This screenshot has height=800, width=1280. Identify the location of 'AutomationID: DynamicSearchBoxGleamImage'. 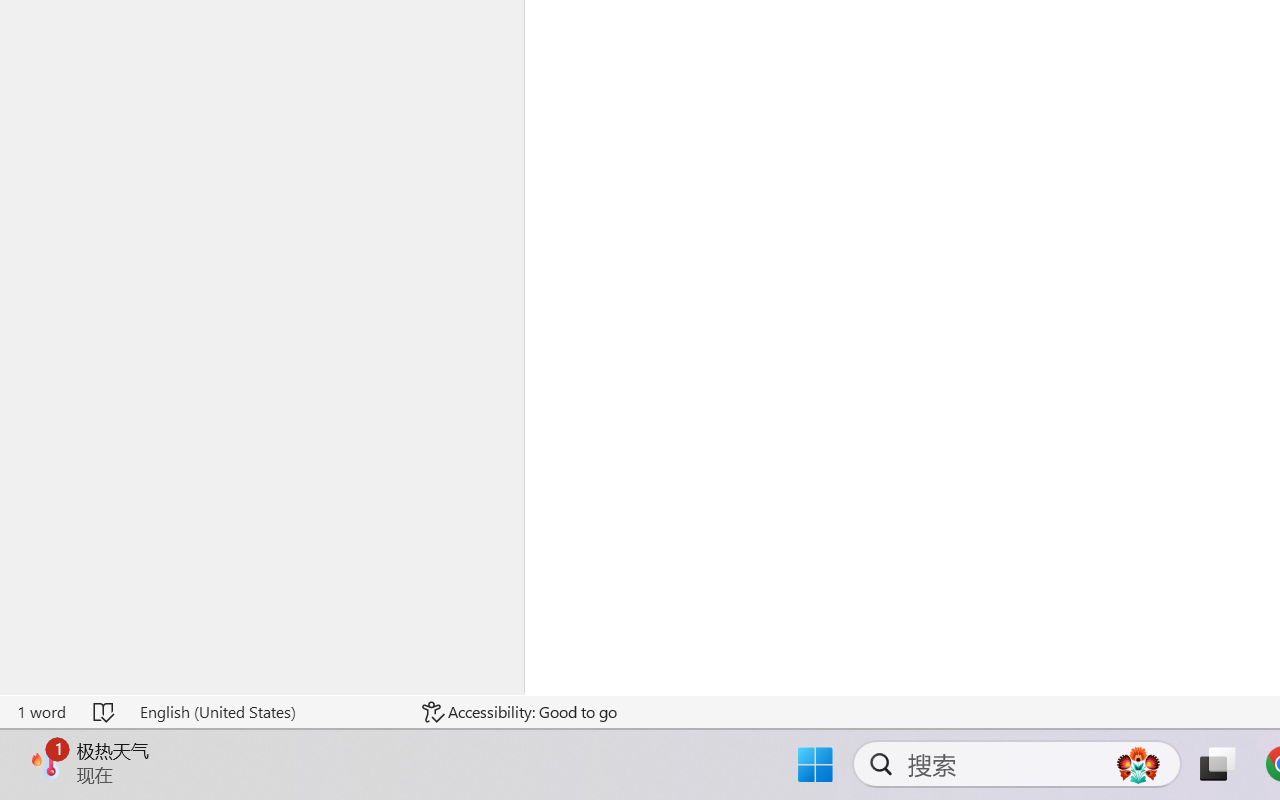
(1138, 764).